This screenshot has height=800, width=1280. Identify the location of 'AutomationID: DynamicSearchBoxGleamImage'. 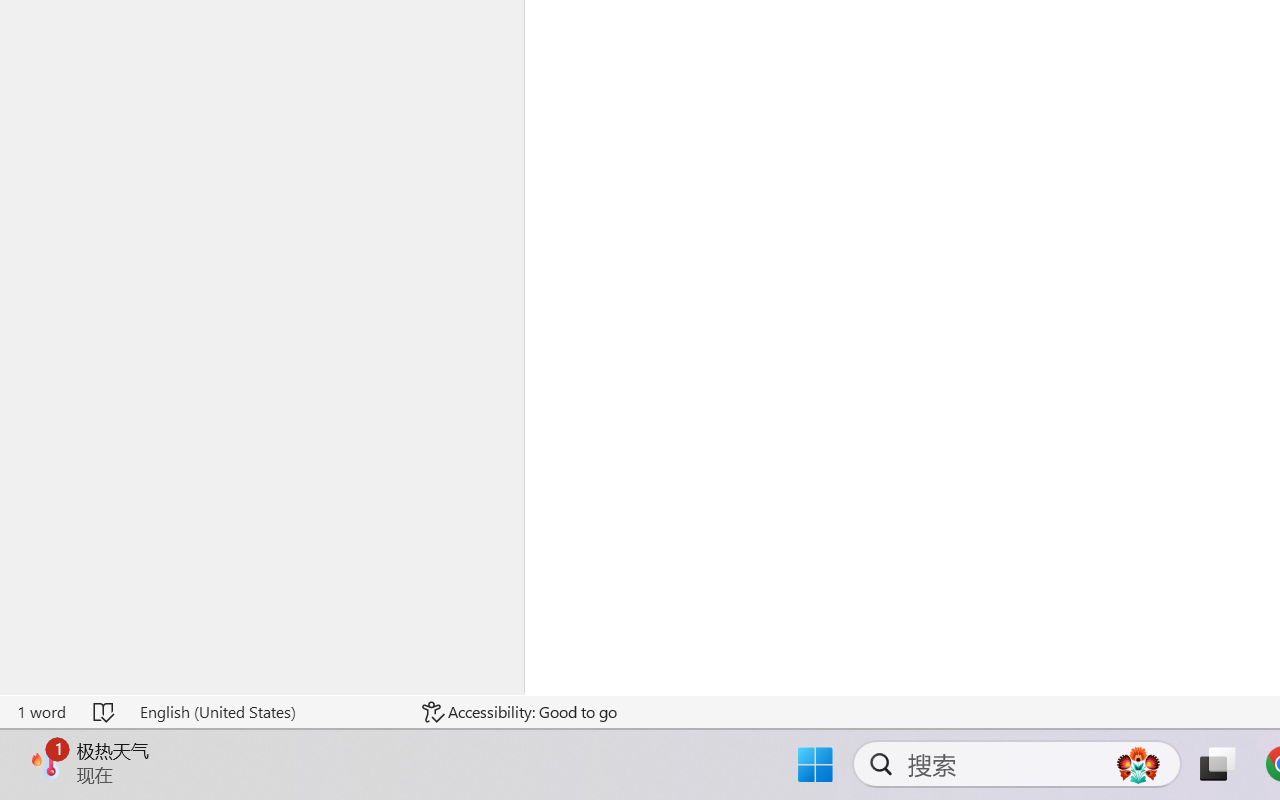
(1138, 764).